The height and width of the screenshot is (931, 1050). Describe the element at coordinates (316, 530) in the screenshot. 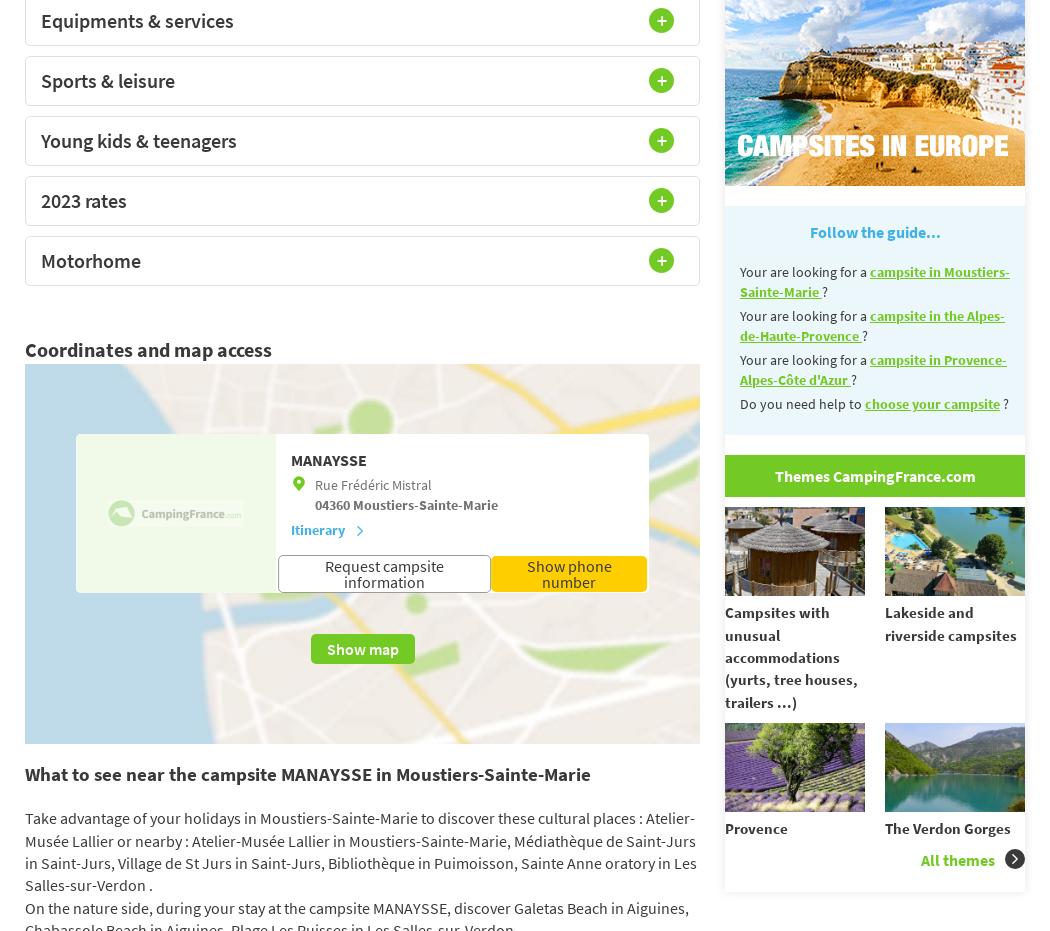

I see `'Itinerary'` at that location.